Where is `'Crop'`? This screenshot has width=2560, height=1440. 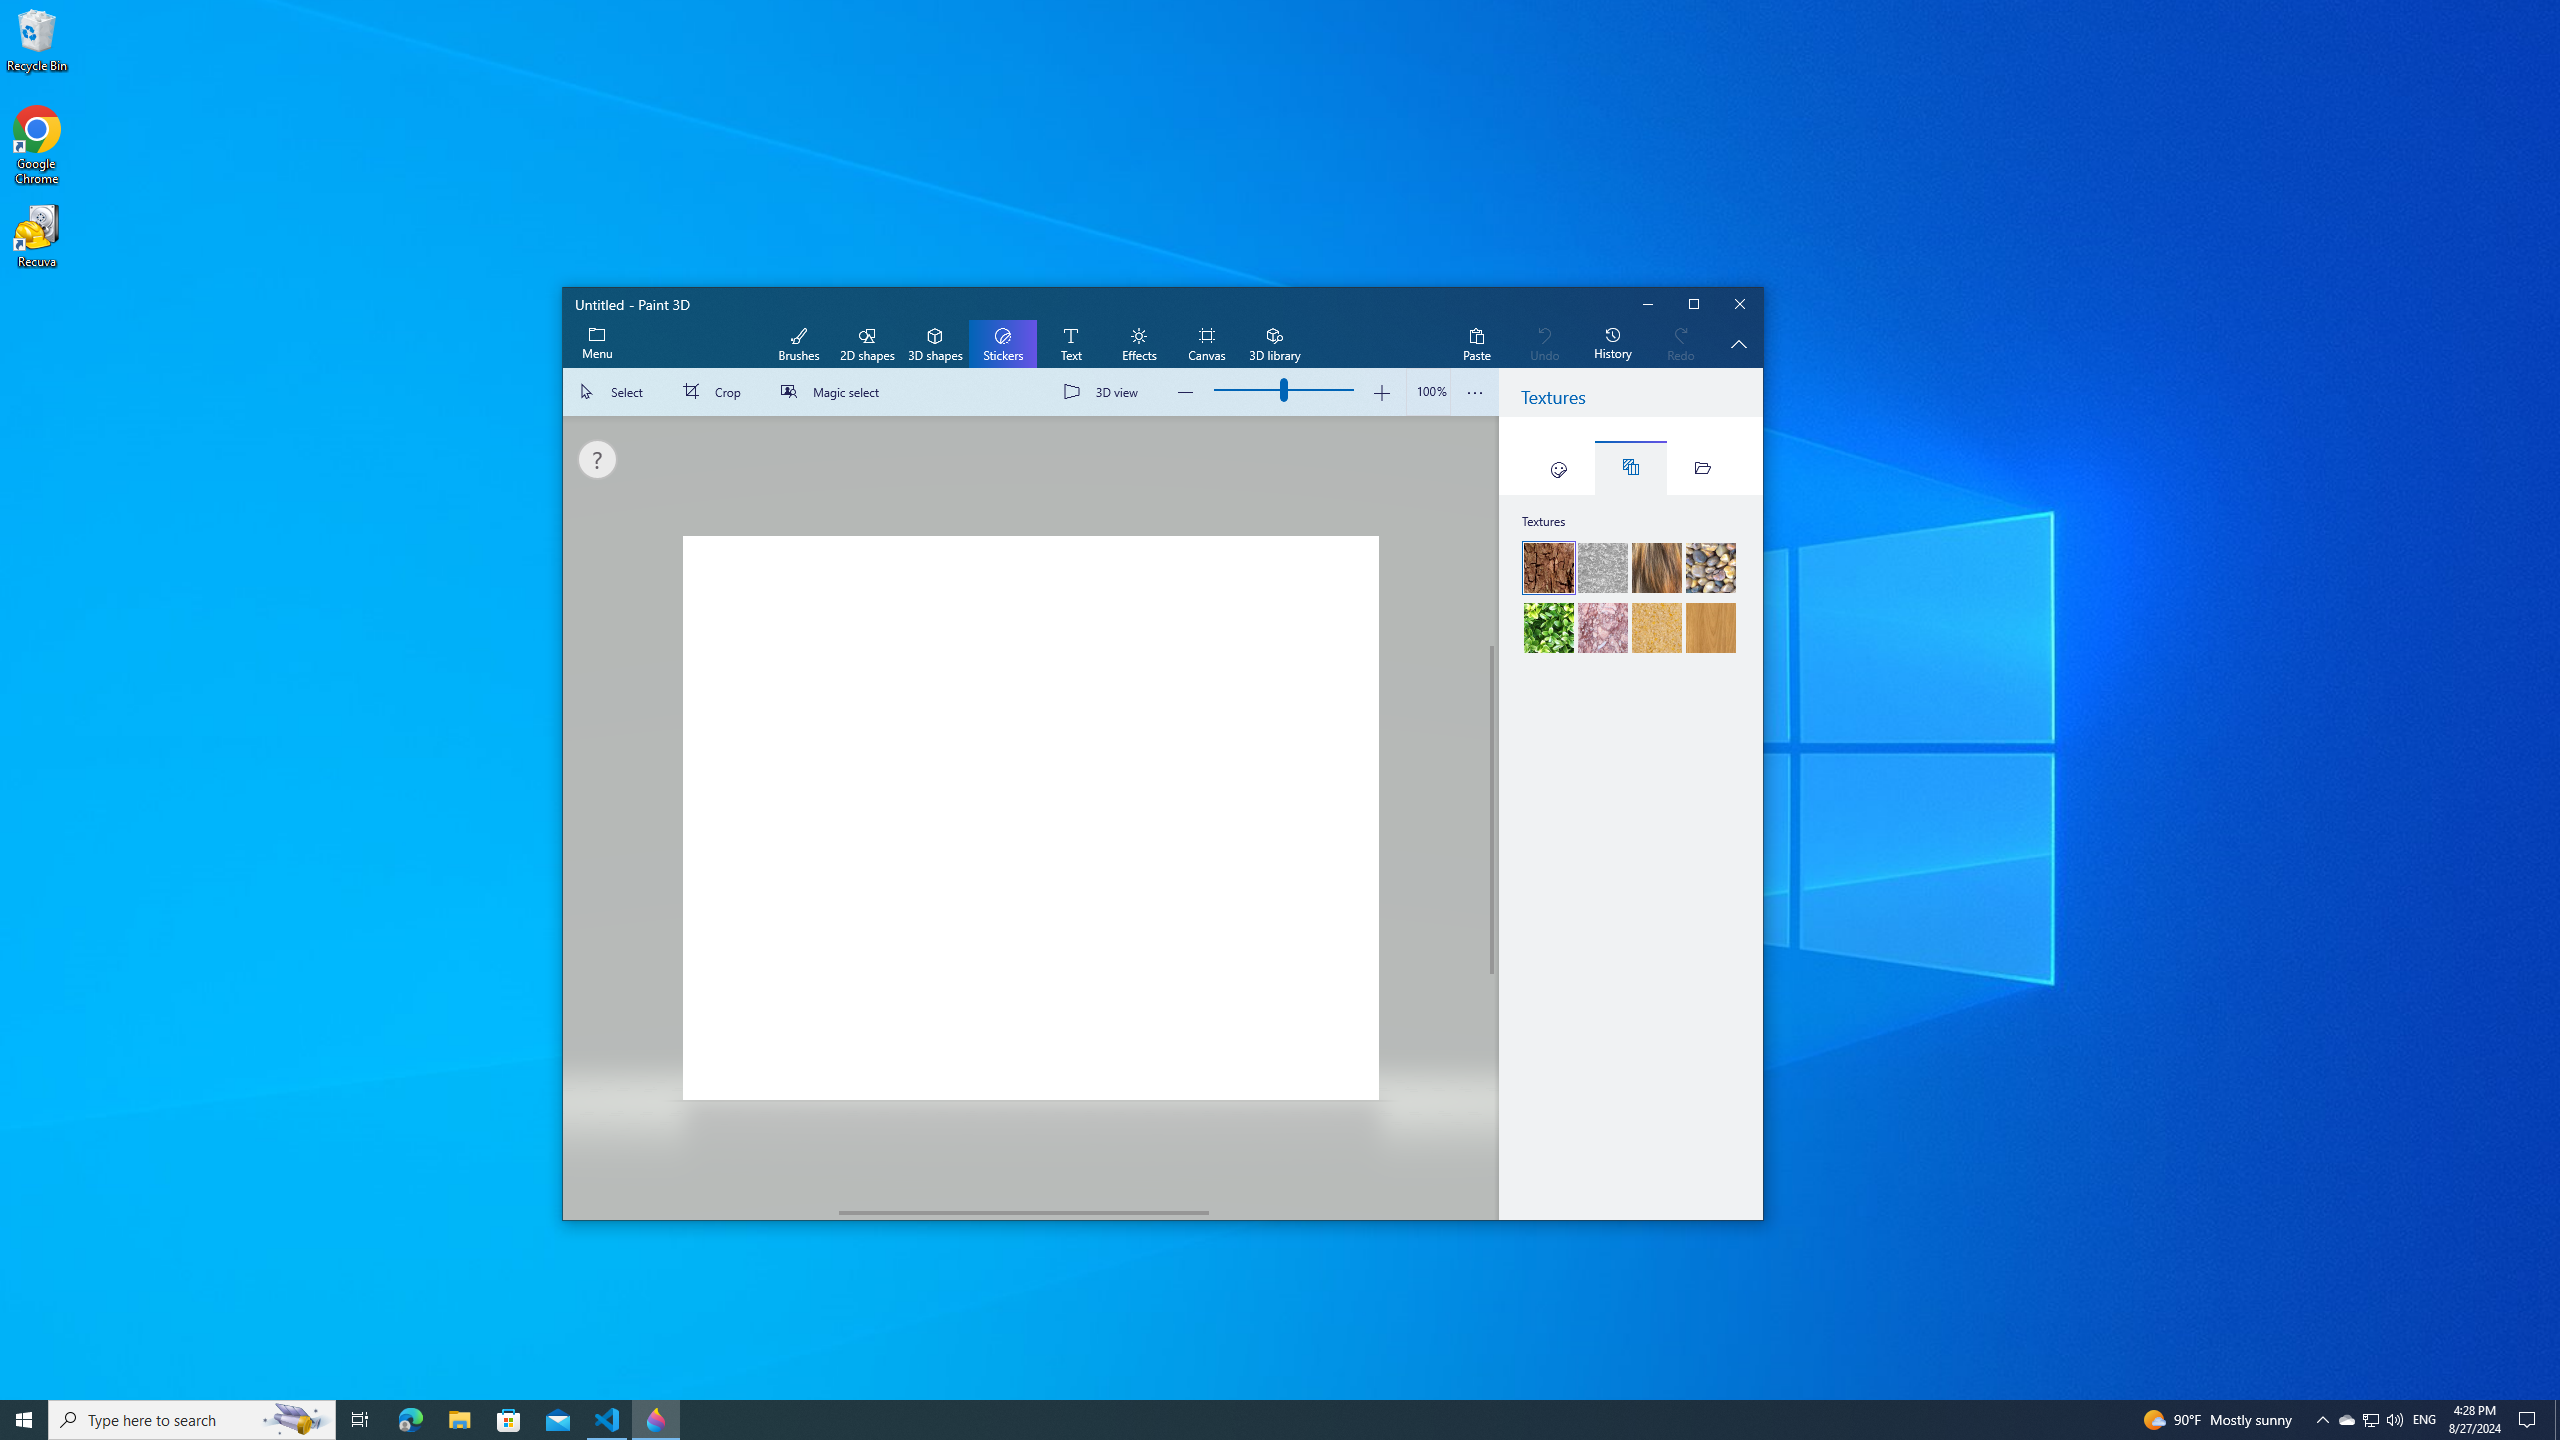
'Crop' is located at coordinates (716, 391).